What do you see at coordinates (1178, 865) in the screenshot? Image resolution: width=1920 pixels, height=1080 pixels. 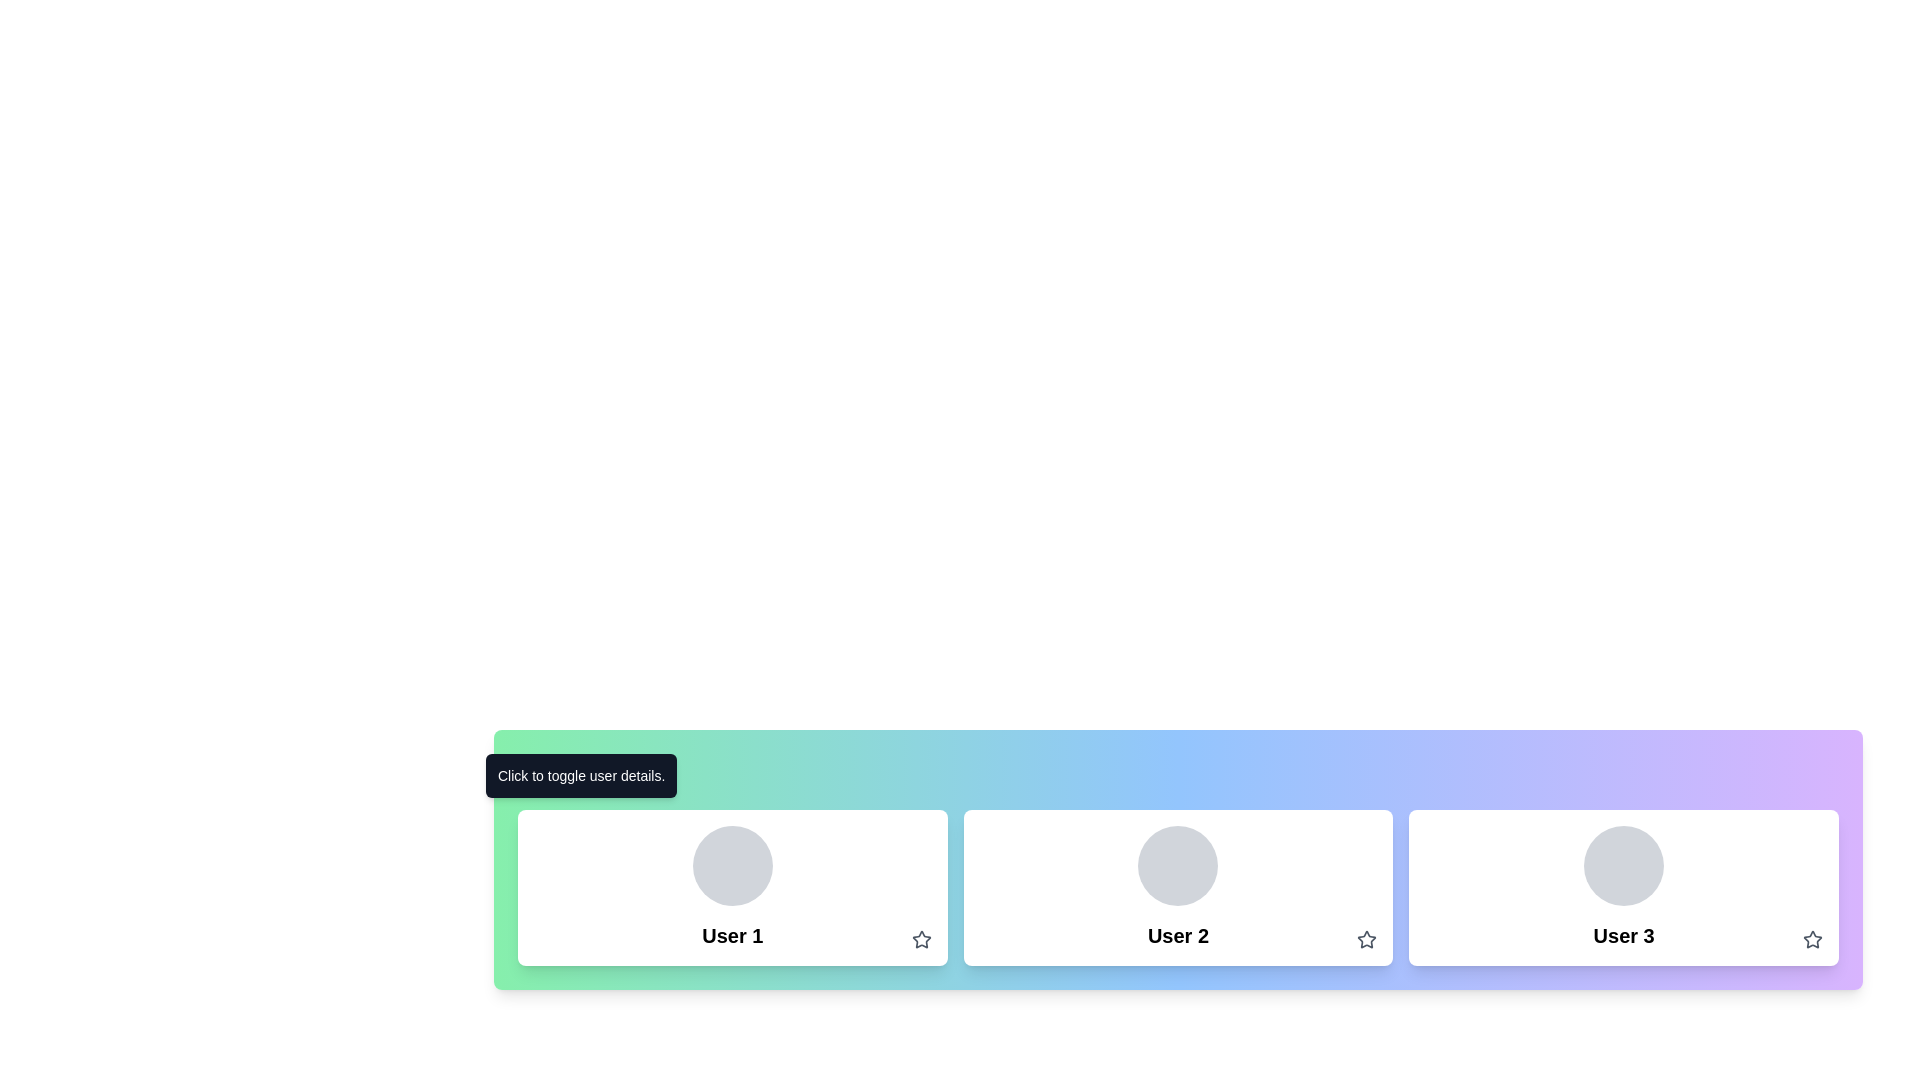 I see `the visual placeholder for the user profile picture located at the top central position of the 'User 2' card` at bounding box center [1178, 865].